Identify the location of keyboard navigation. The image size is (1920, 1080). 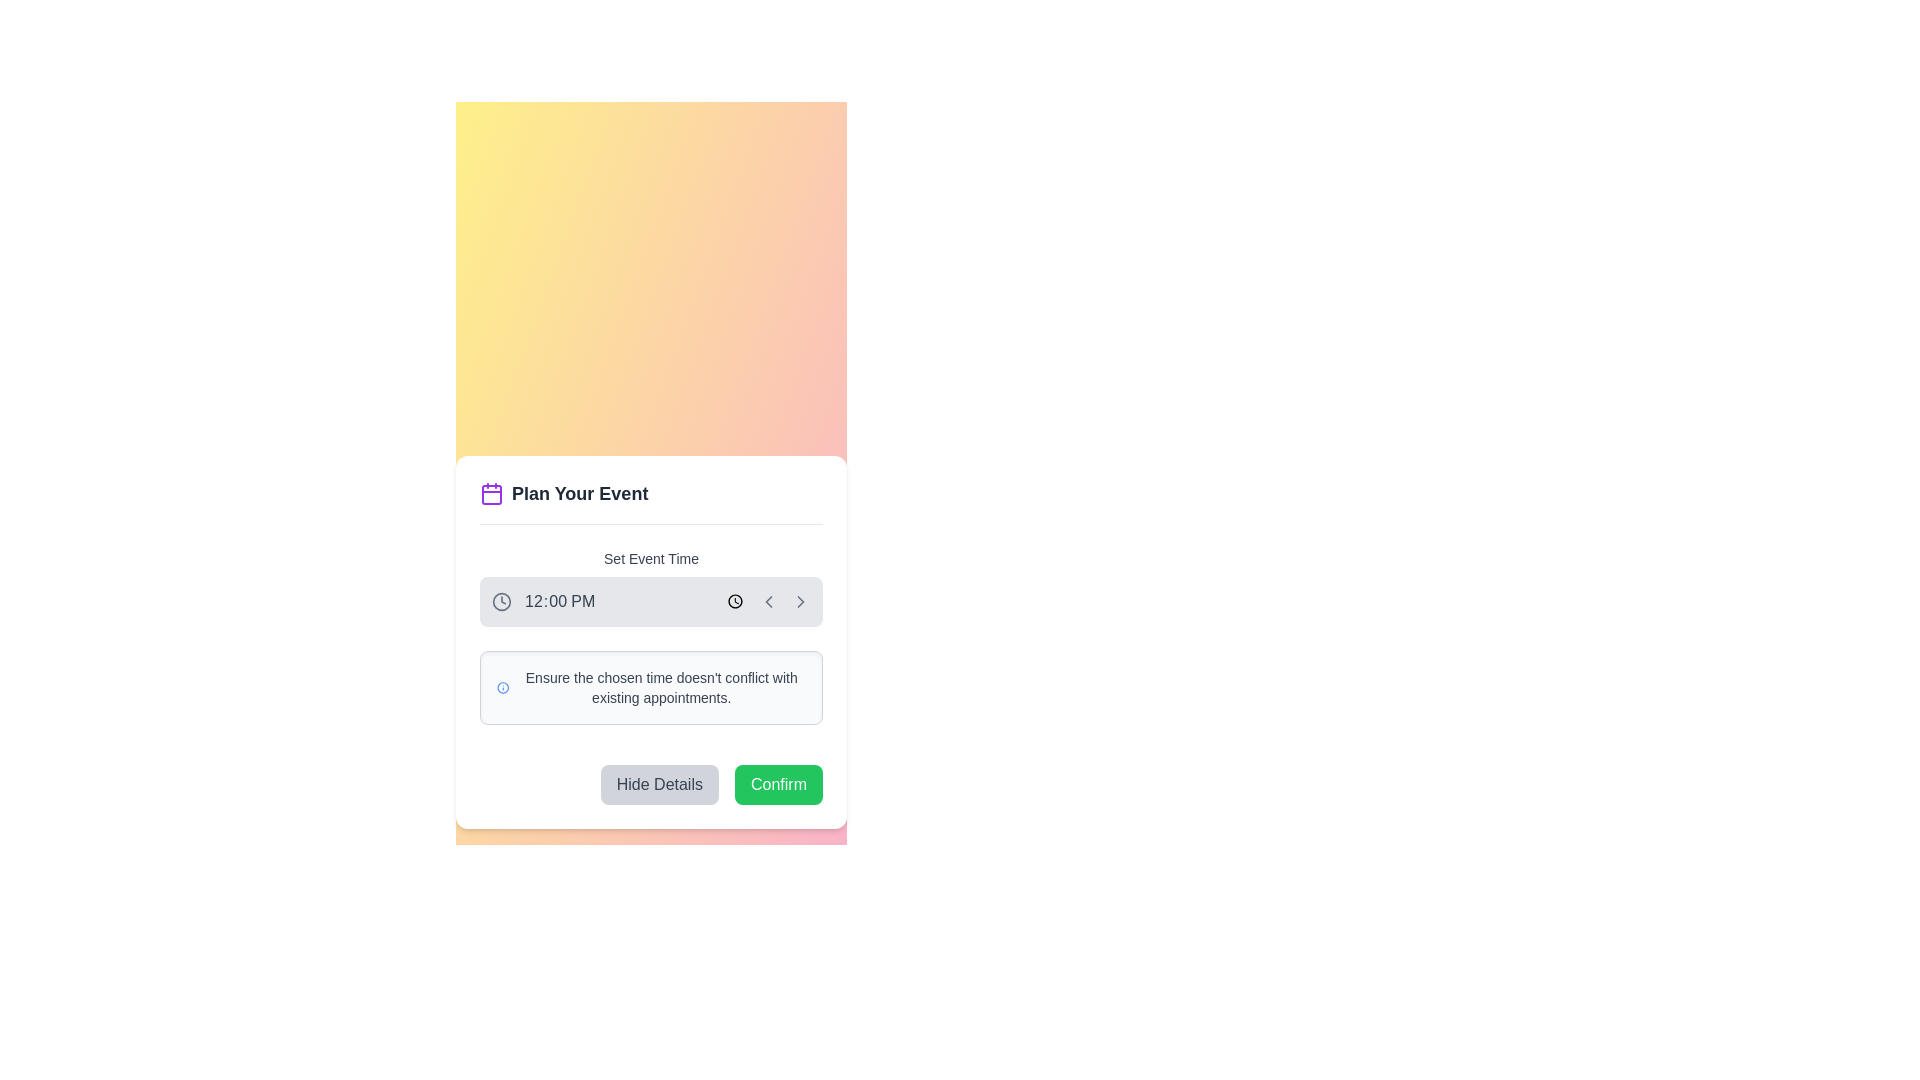
(801, 600).